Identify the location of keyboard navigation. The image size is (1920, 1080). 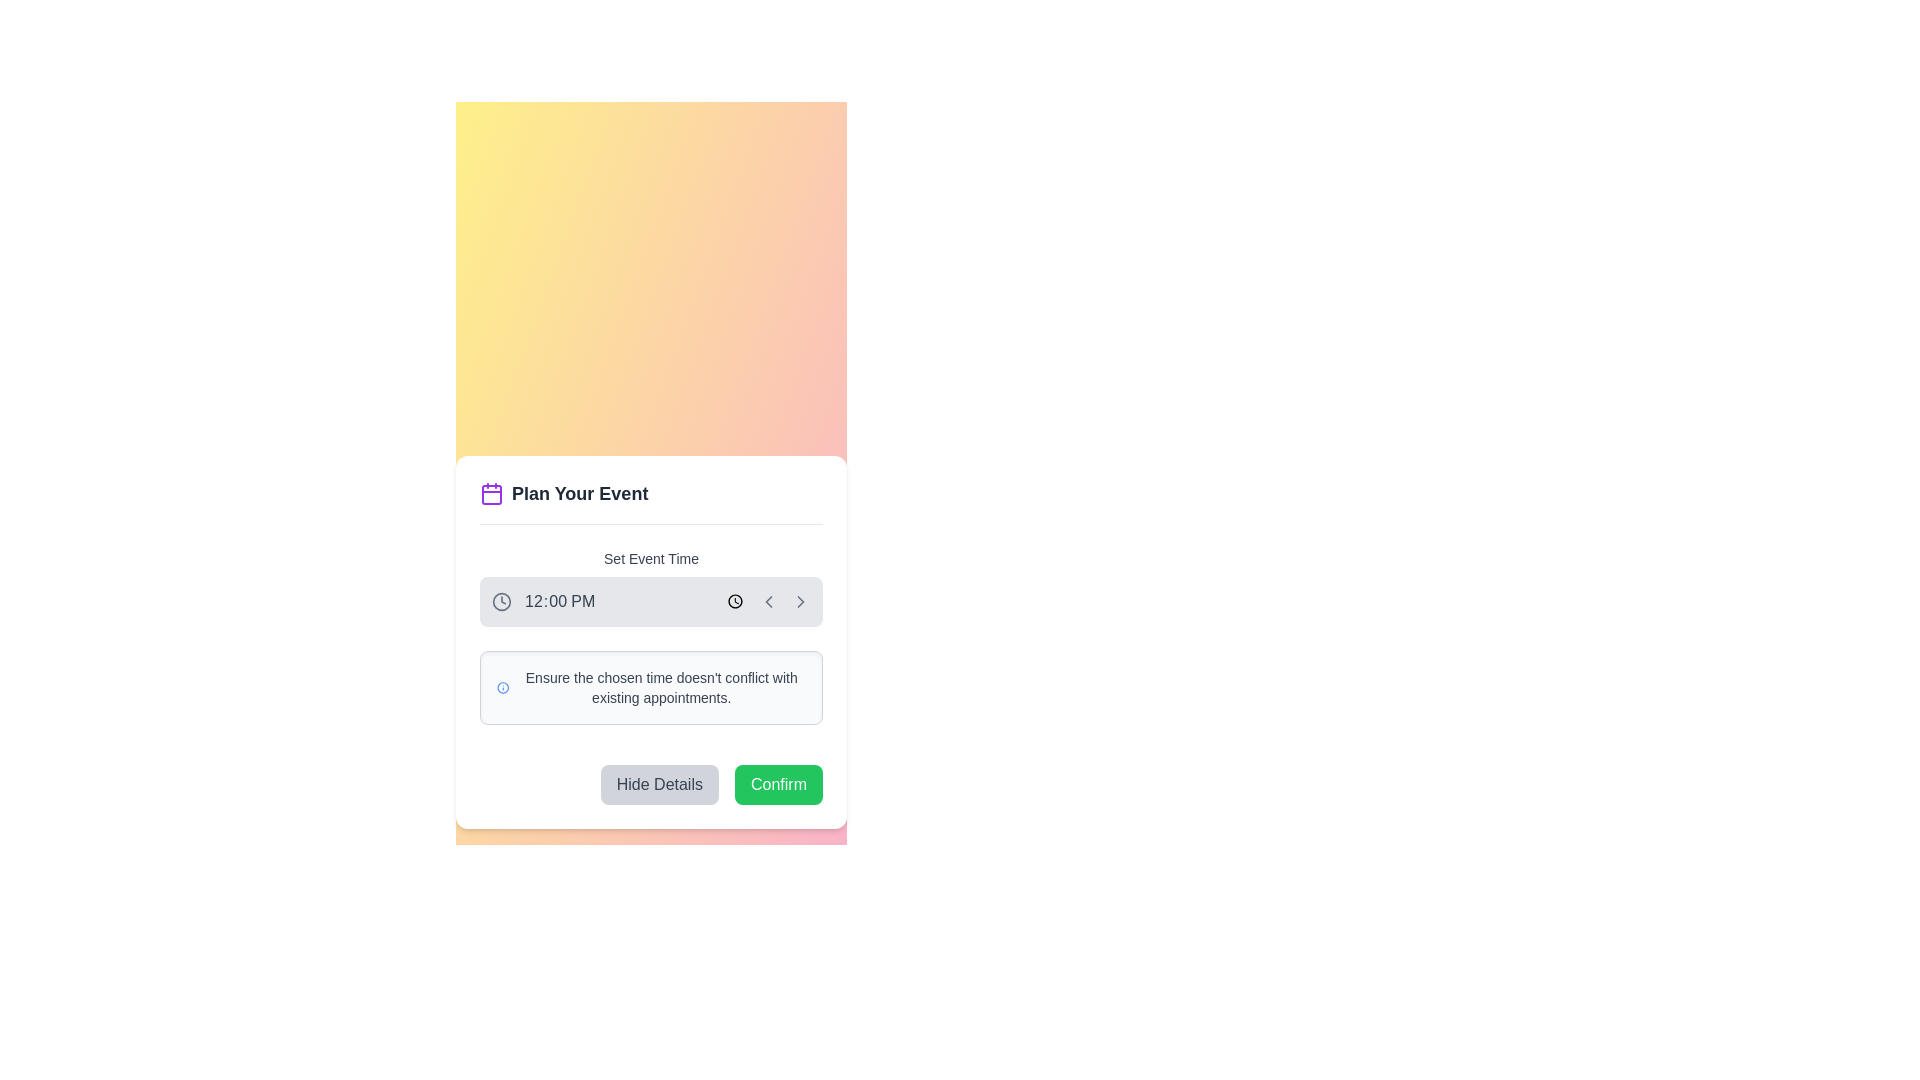
(801, 600).